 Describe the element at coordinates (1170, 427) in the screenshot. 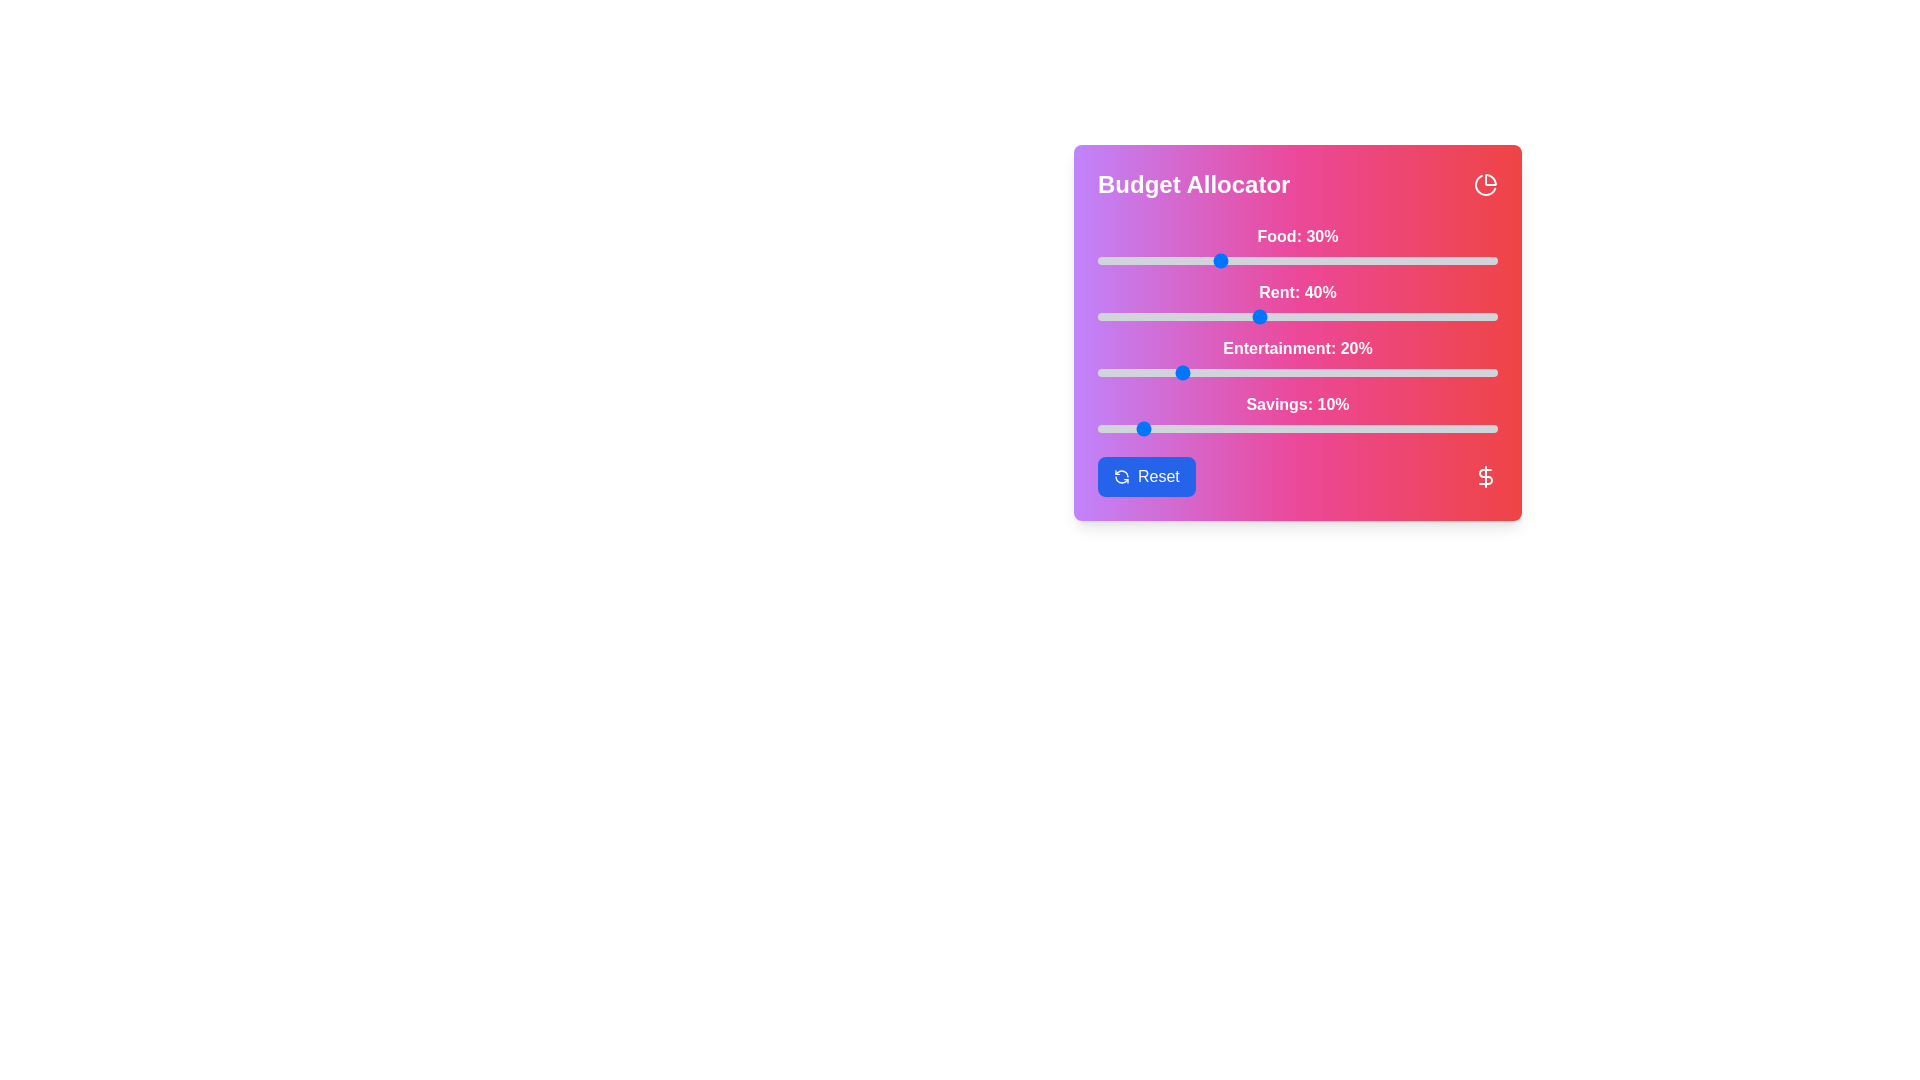

I see `the savings slider` at that location.